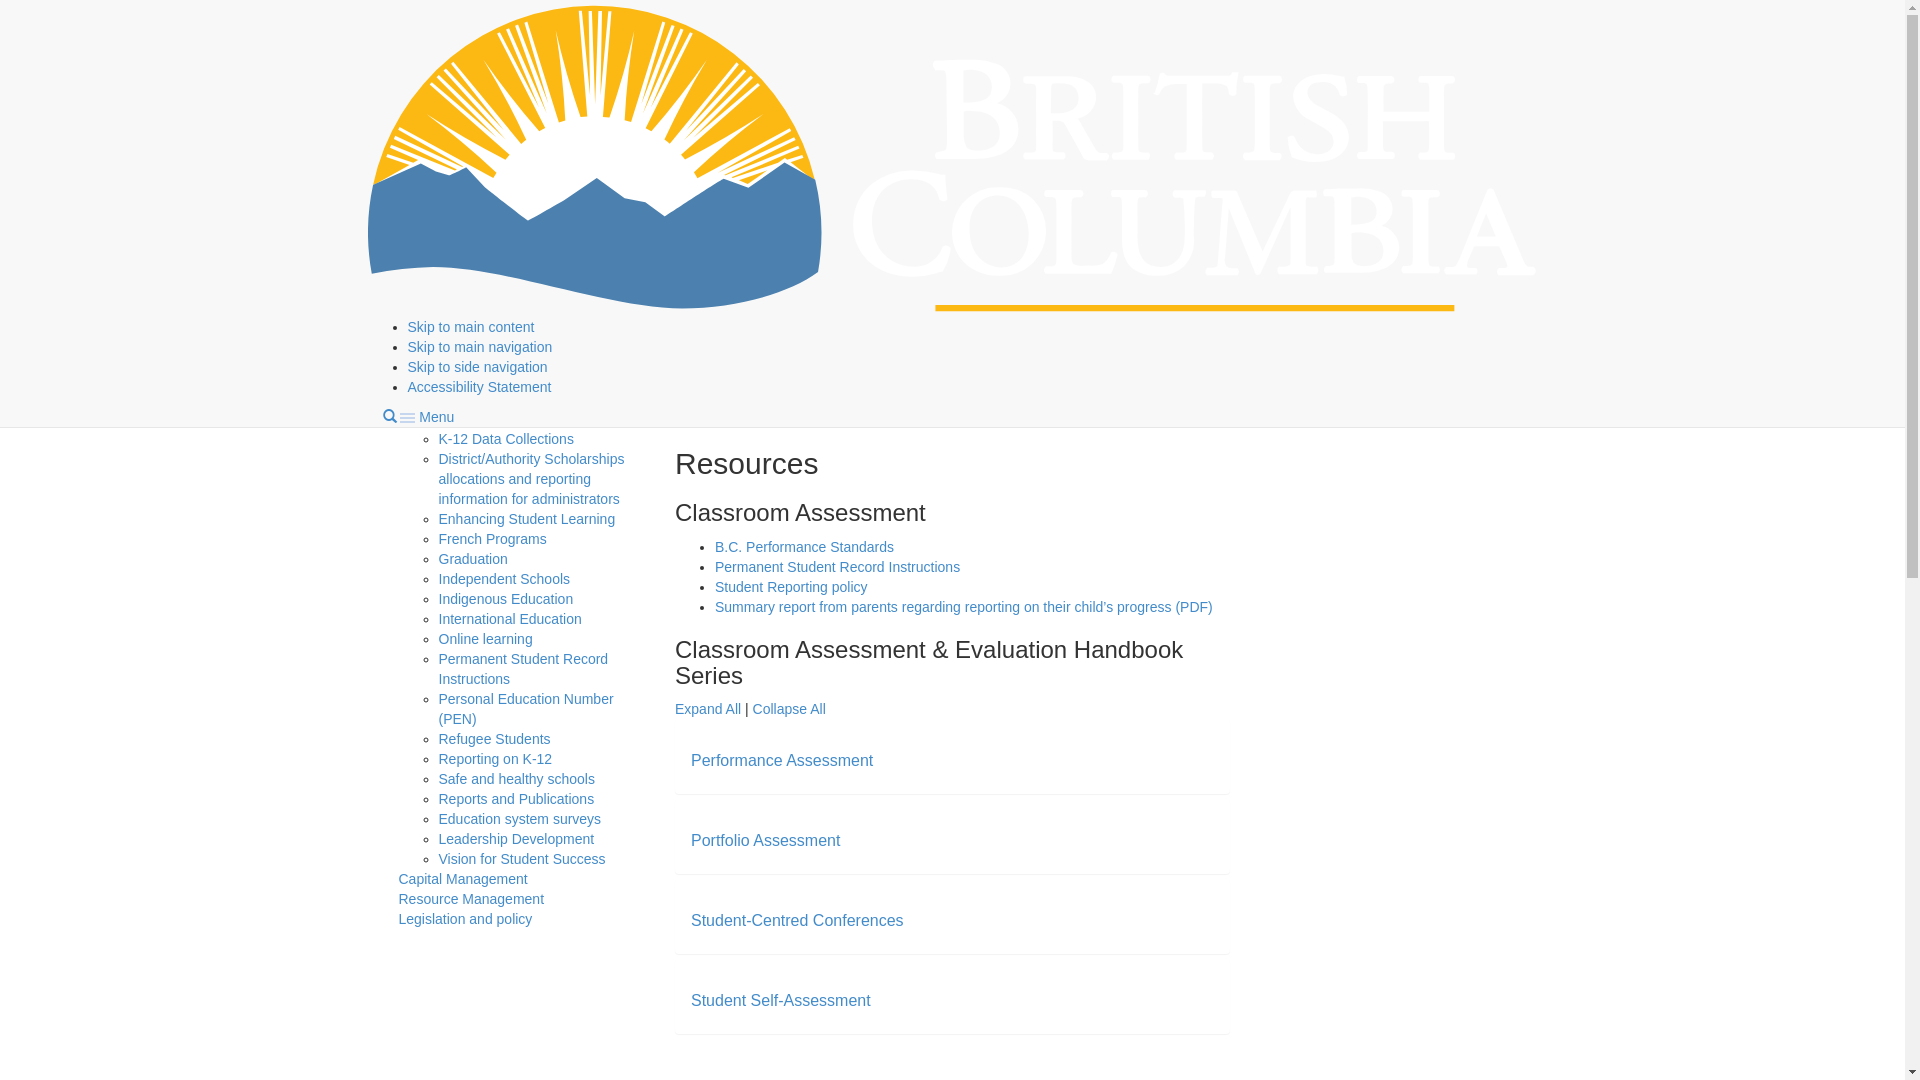 This screenshot has width=1920, height=1080. I want to click on 'Children and youth in care', so click(519, 378).